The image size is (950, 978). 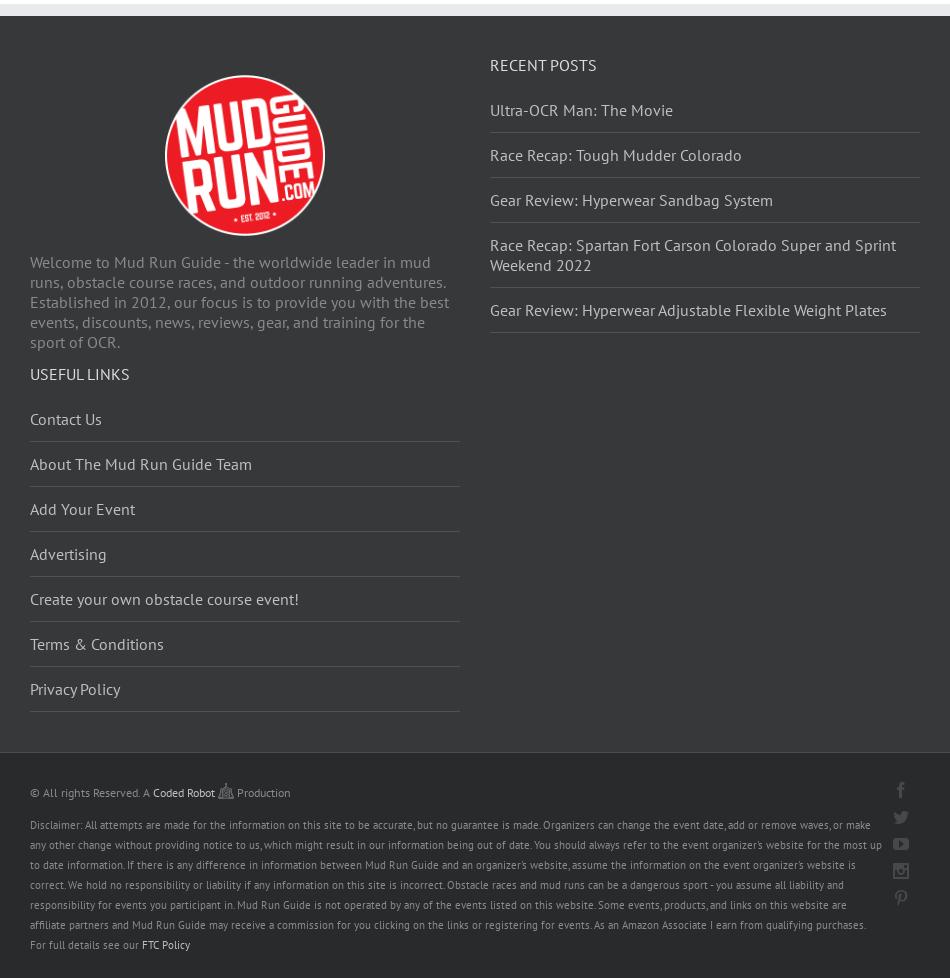 I want to click on 'Race Recap: Spartan Fort Carson Colorado Super and Sprint Weekend 2022', so click(x=693, y=252).